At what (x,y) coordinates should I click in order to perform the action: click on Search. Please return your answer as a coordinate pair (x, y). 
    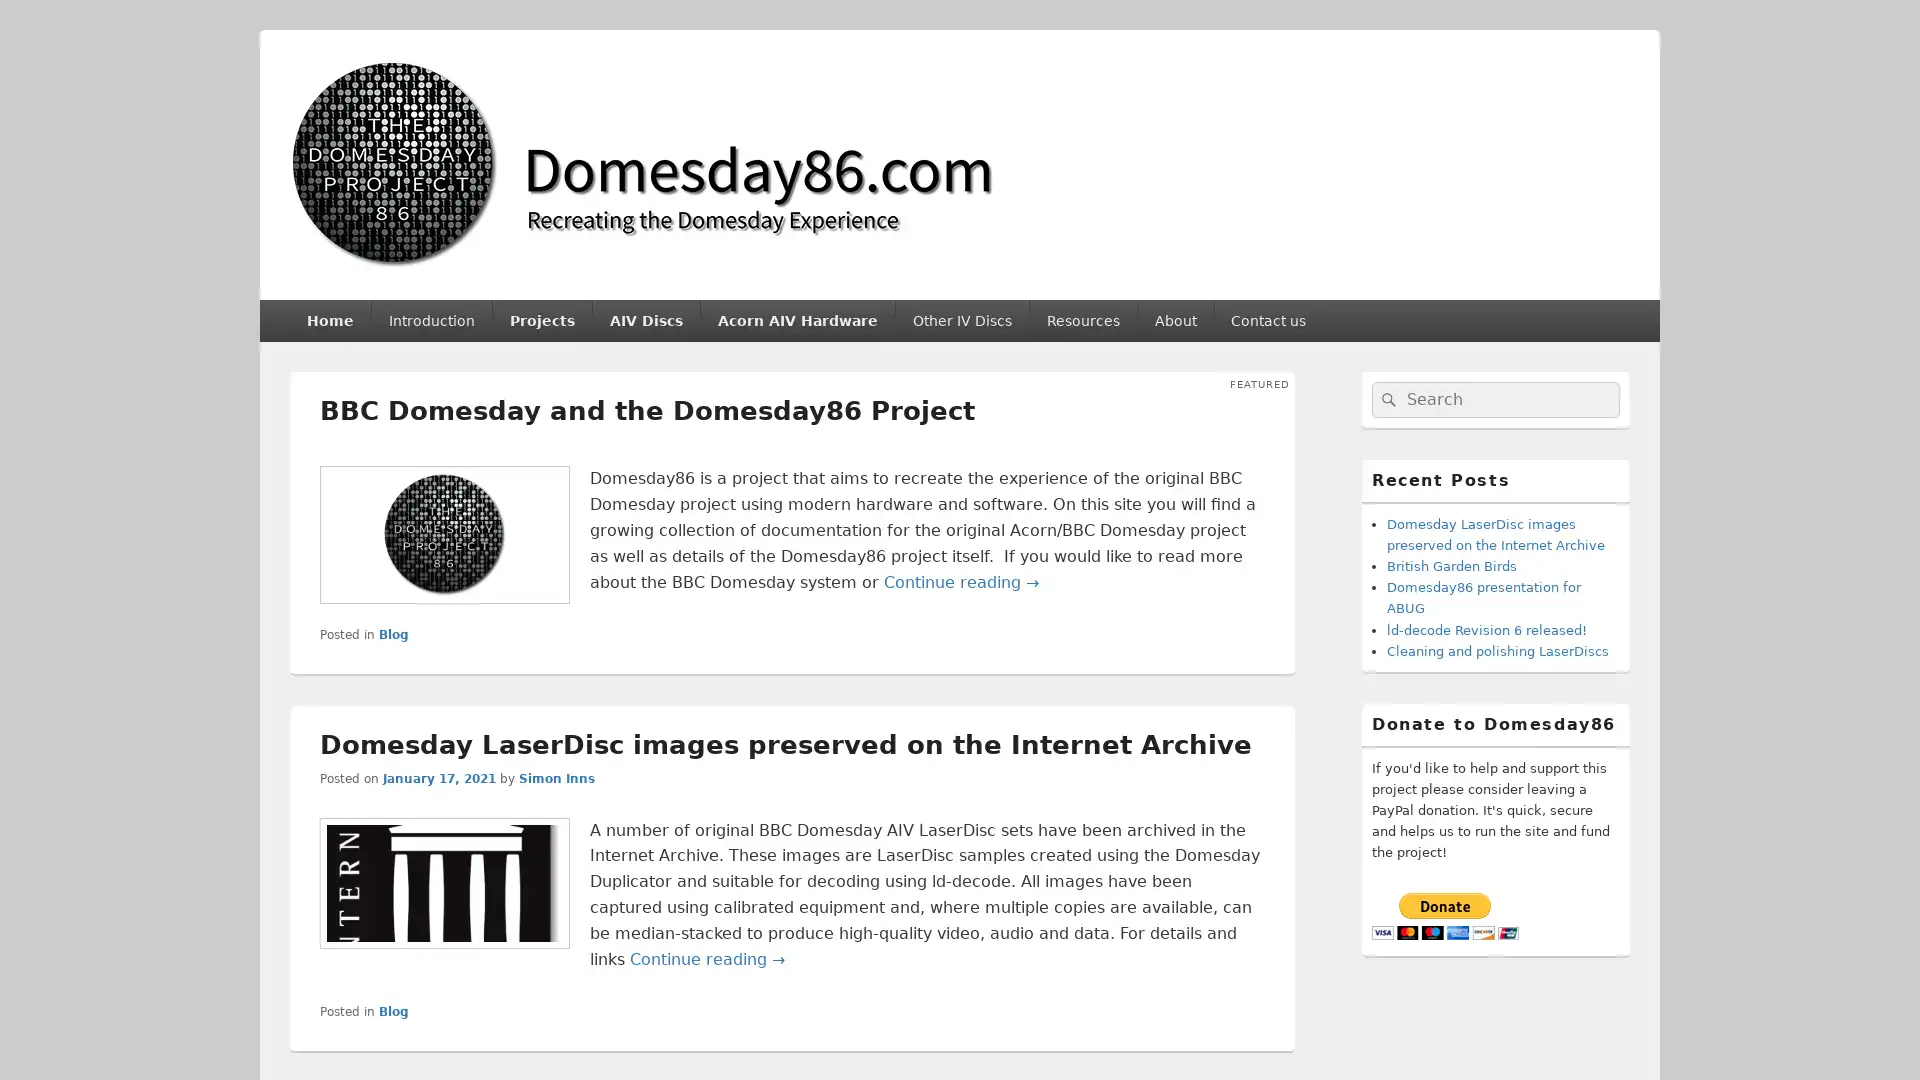
    Looking at the image, I should click on (1386, 399).